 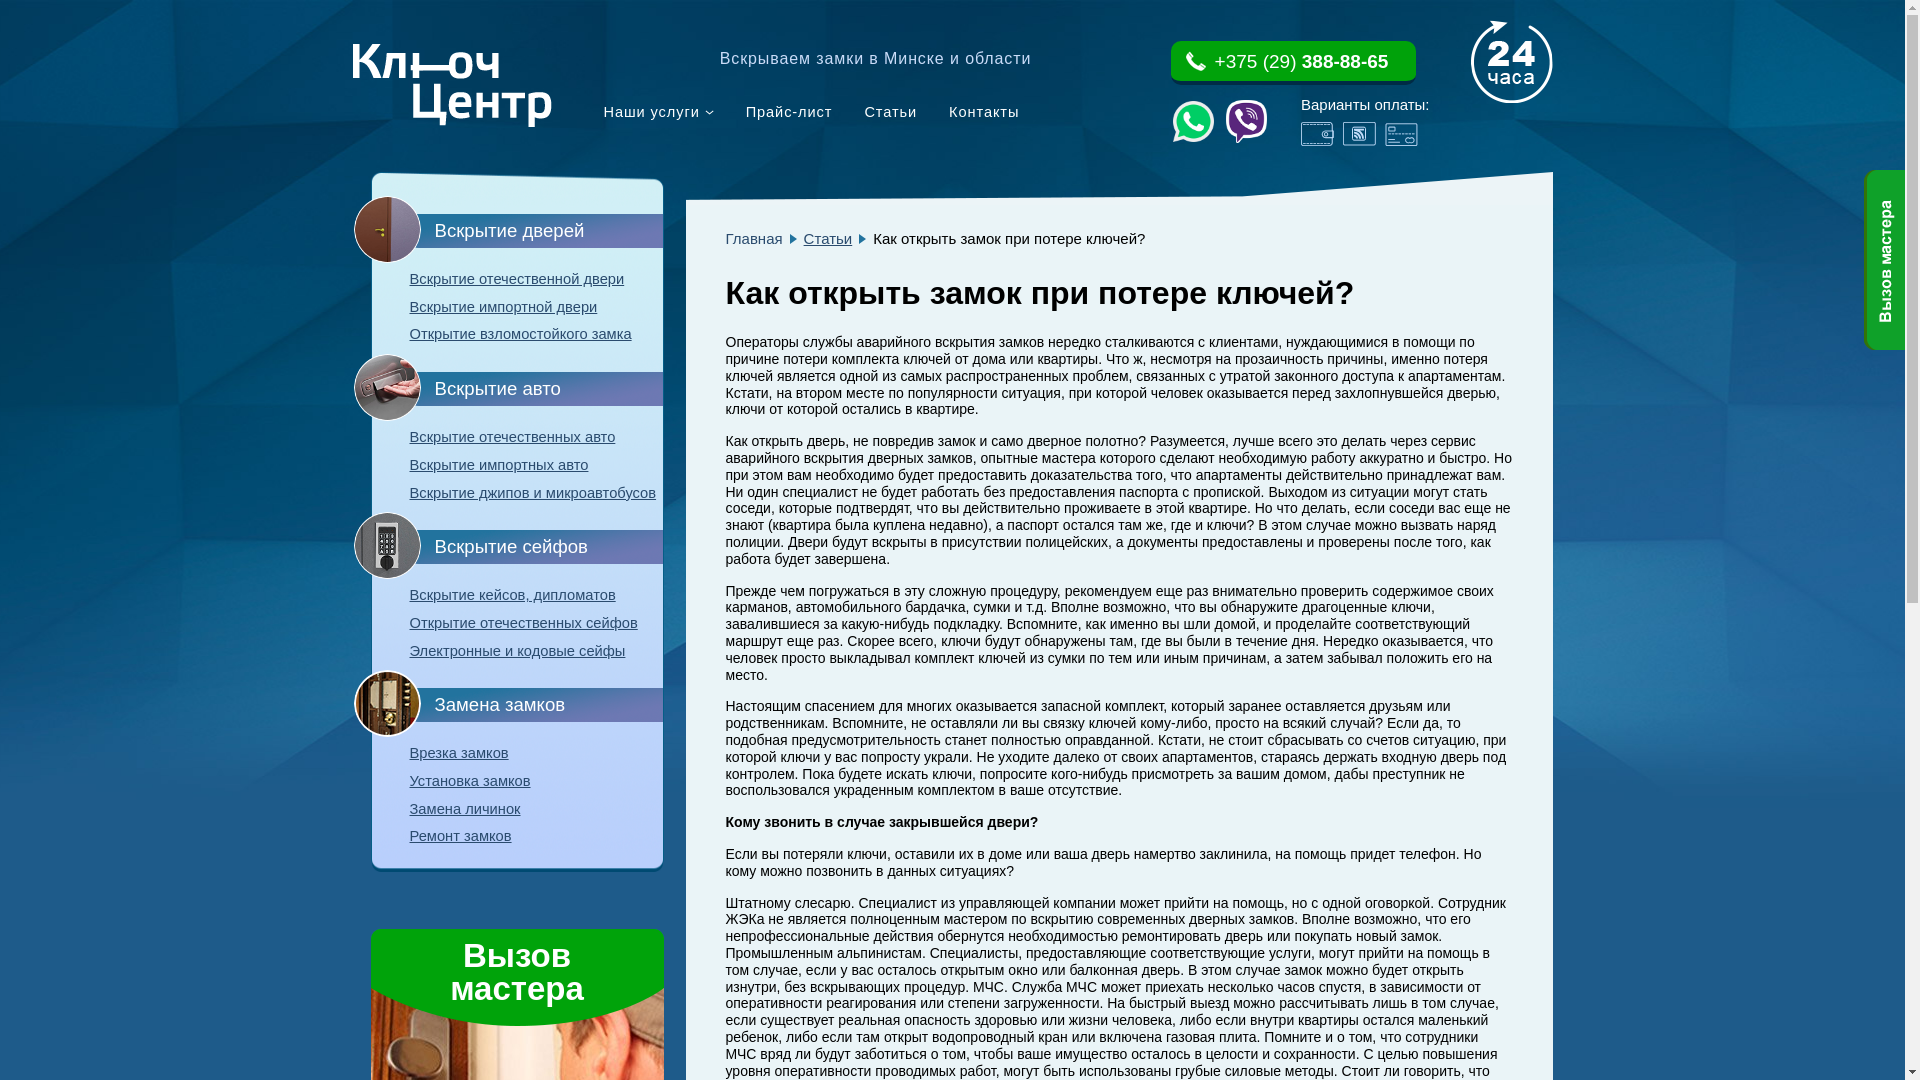 I want to click on '+375 (29) 388-88-65', so click(x=1292, y=61).